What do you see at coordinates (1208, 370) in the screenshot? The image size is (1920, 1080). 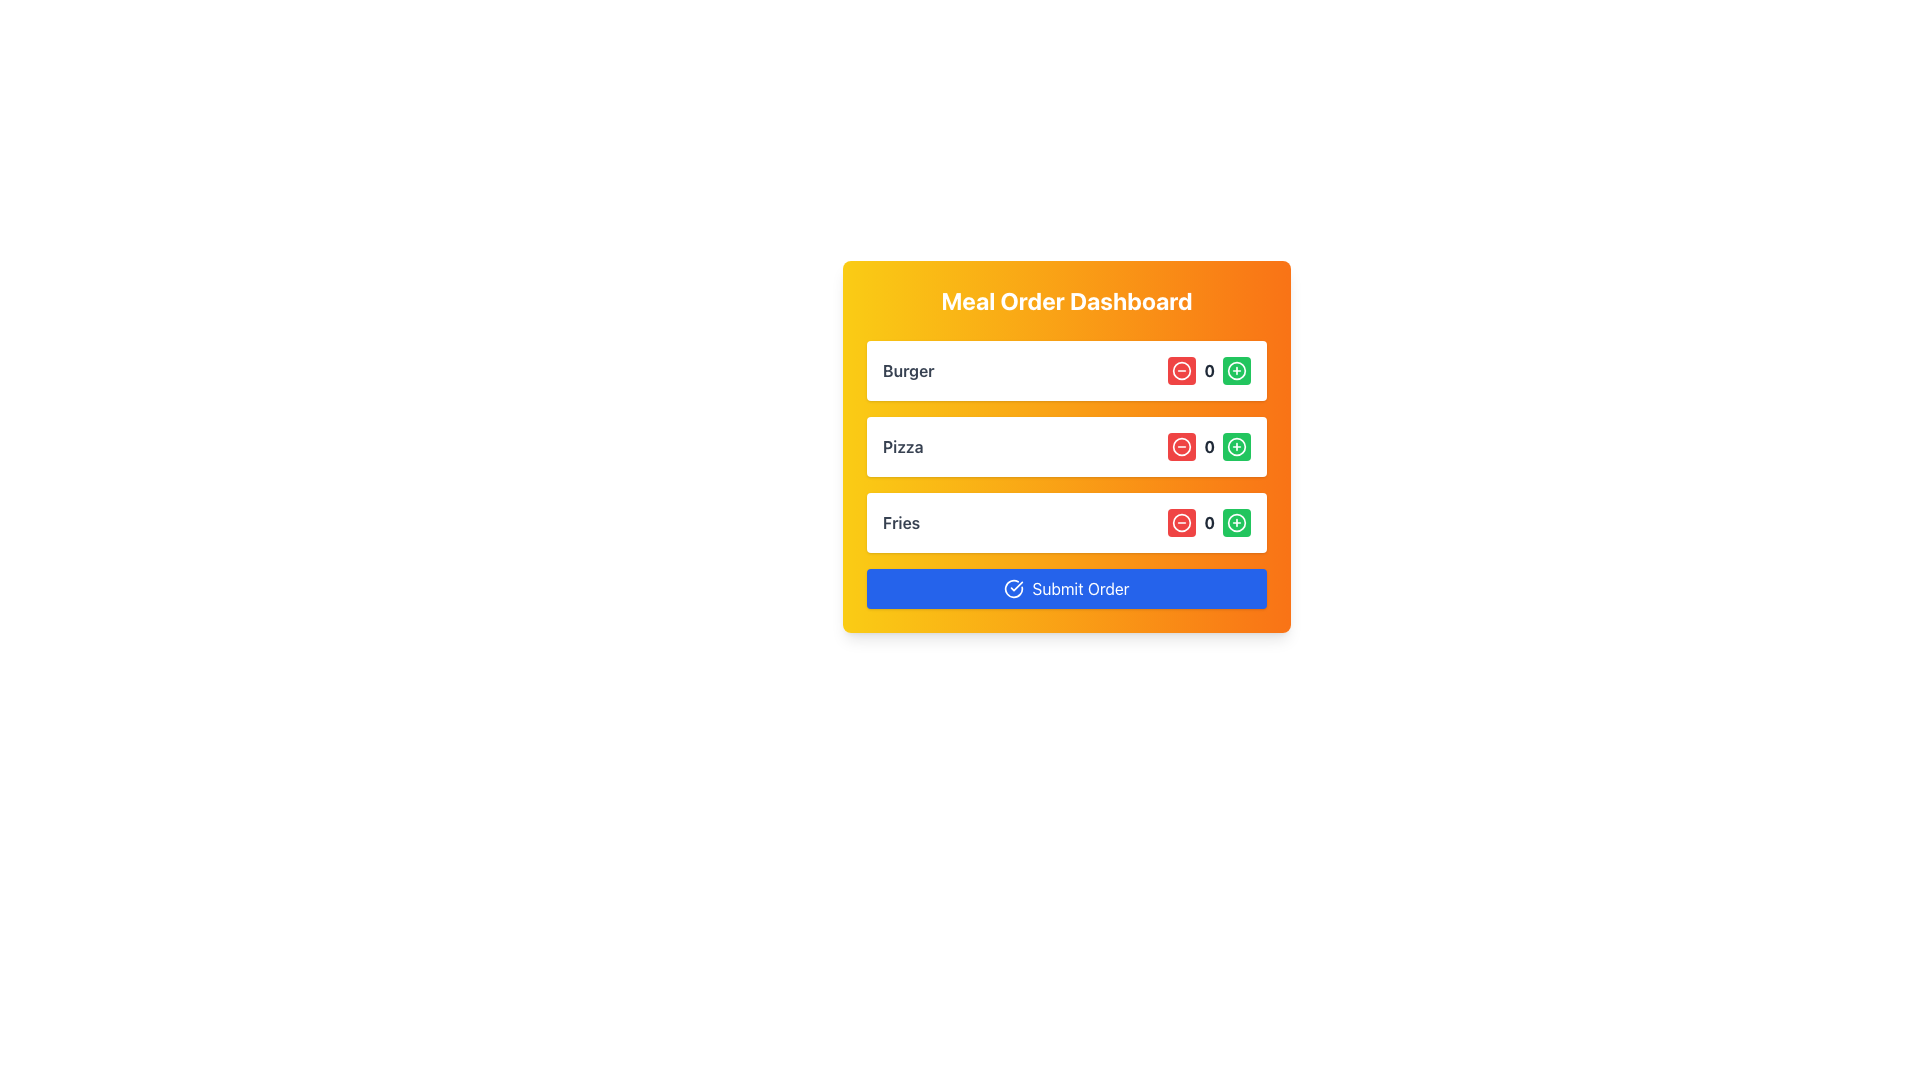 I see `the Static Text Label displaying the numeric value '0', which is bold and gray, positioned between the red '-' button and the green '+' button in the 'Pizza' section` at bounding box center [1208, 370].